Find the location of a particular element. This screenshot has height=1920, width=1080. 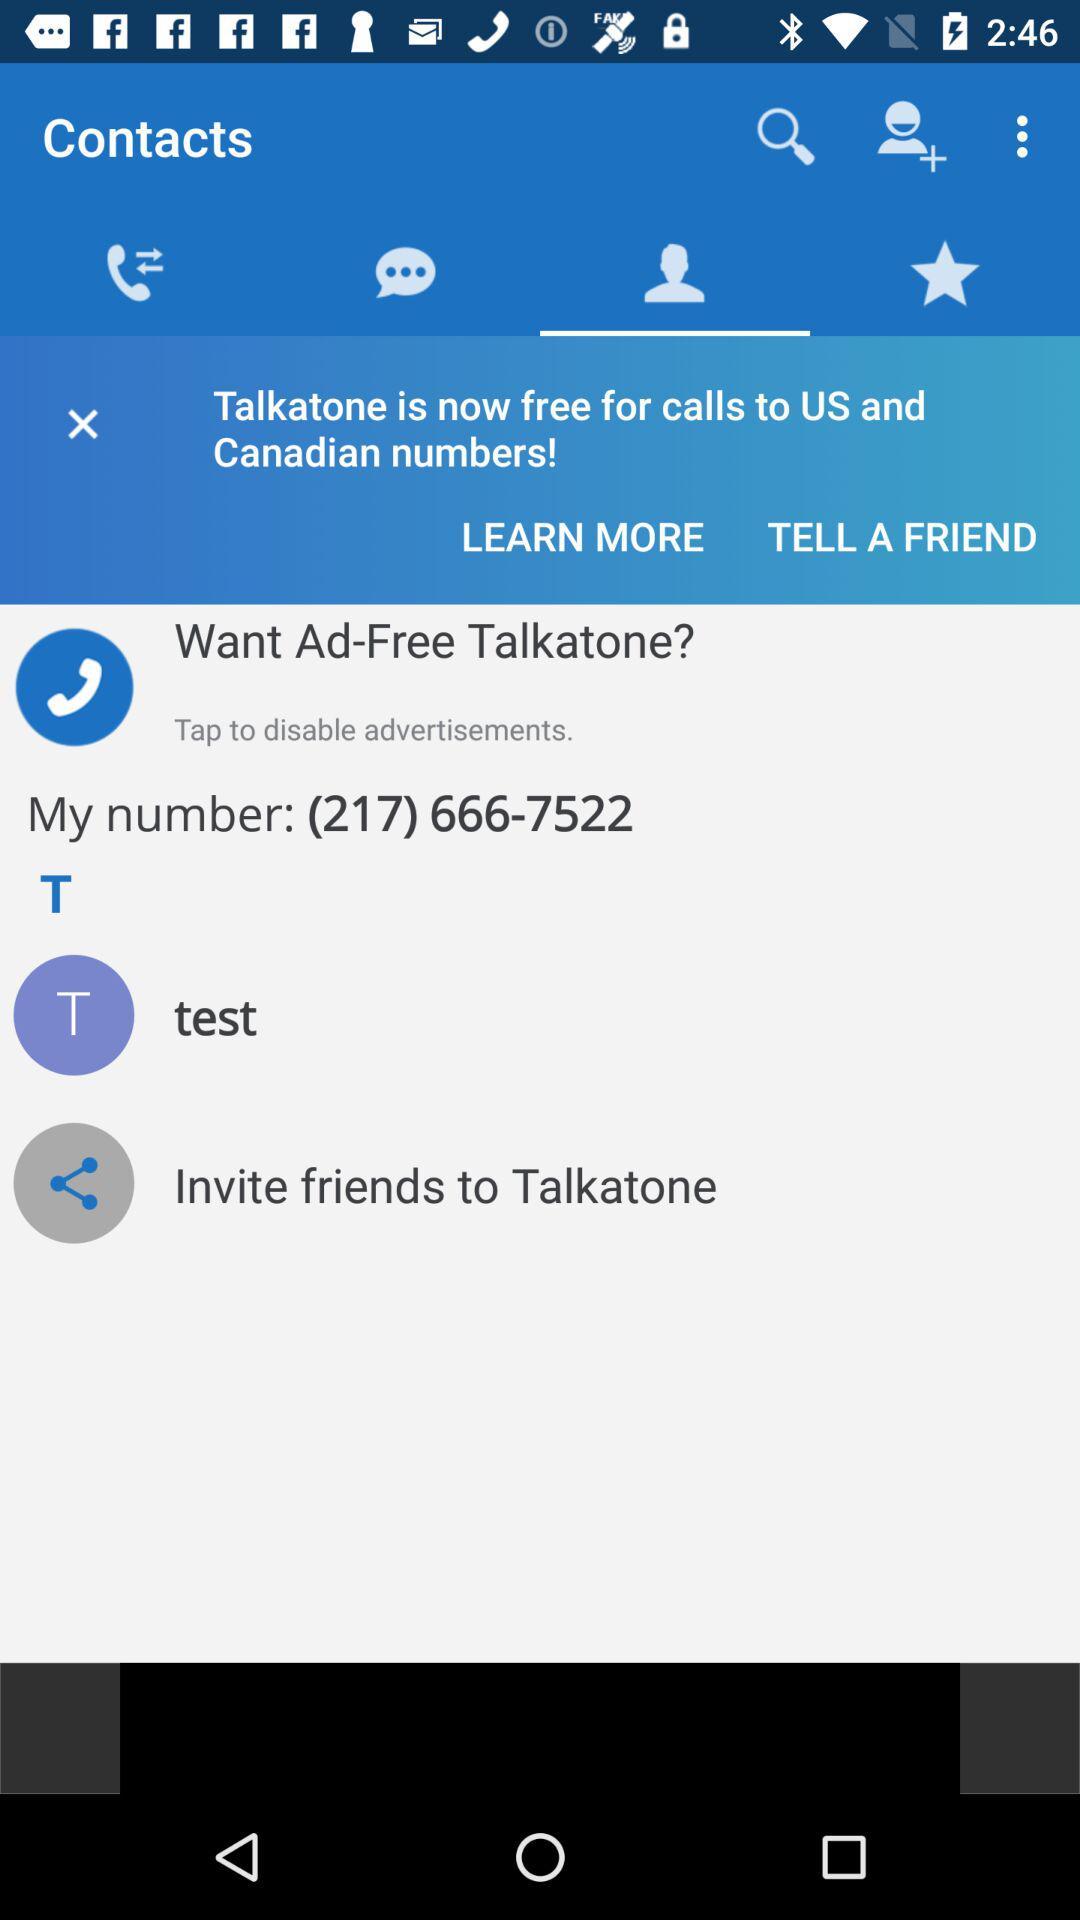

to cancel/to remove is located at coordinates (81, 419).